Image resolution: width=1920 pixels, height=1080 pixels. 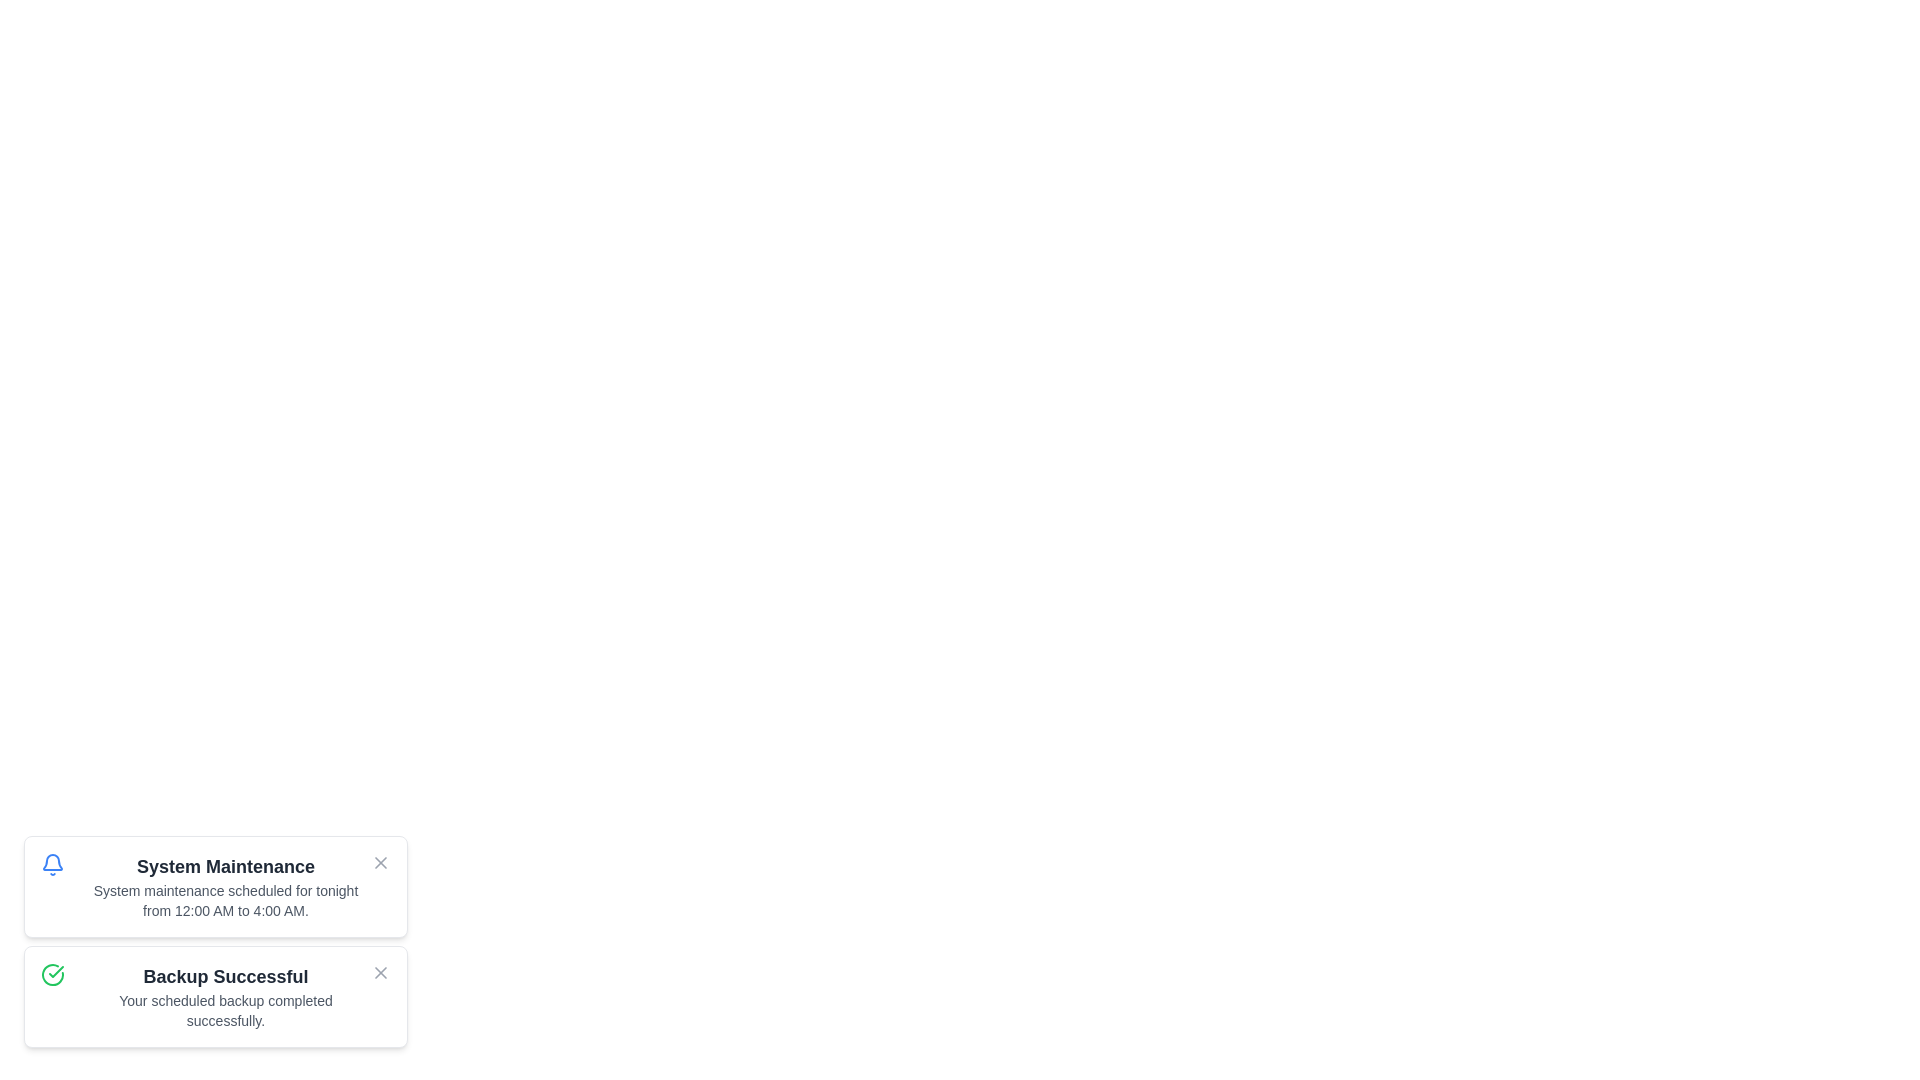 I want to click on the backup successful icon located in the bottom notification card, positioned at the leftmost side near the text content, so click(x=52, y=974).